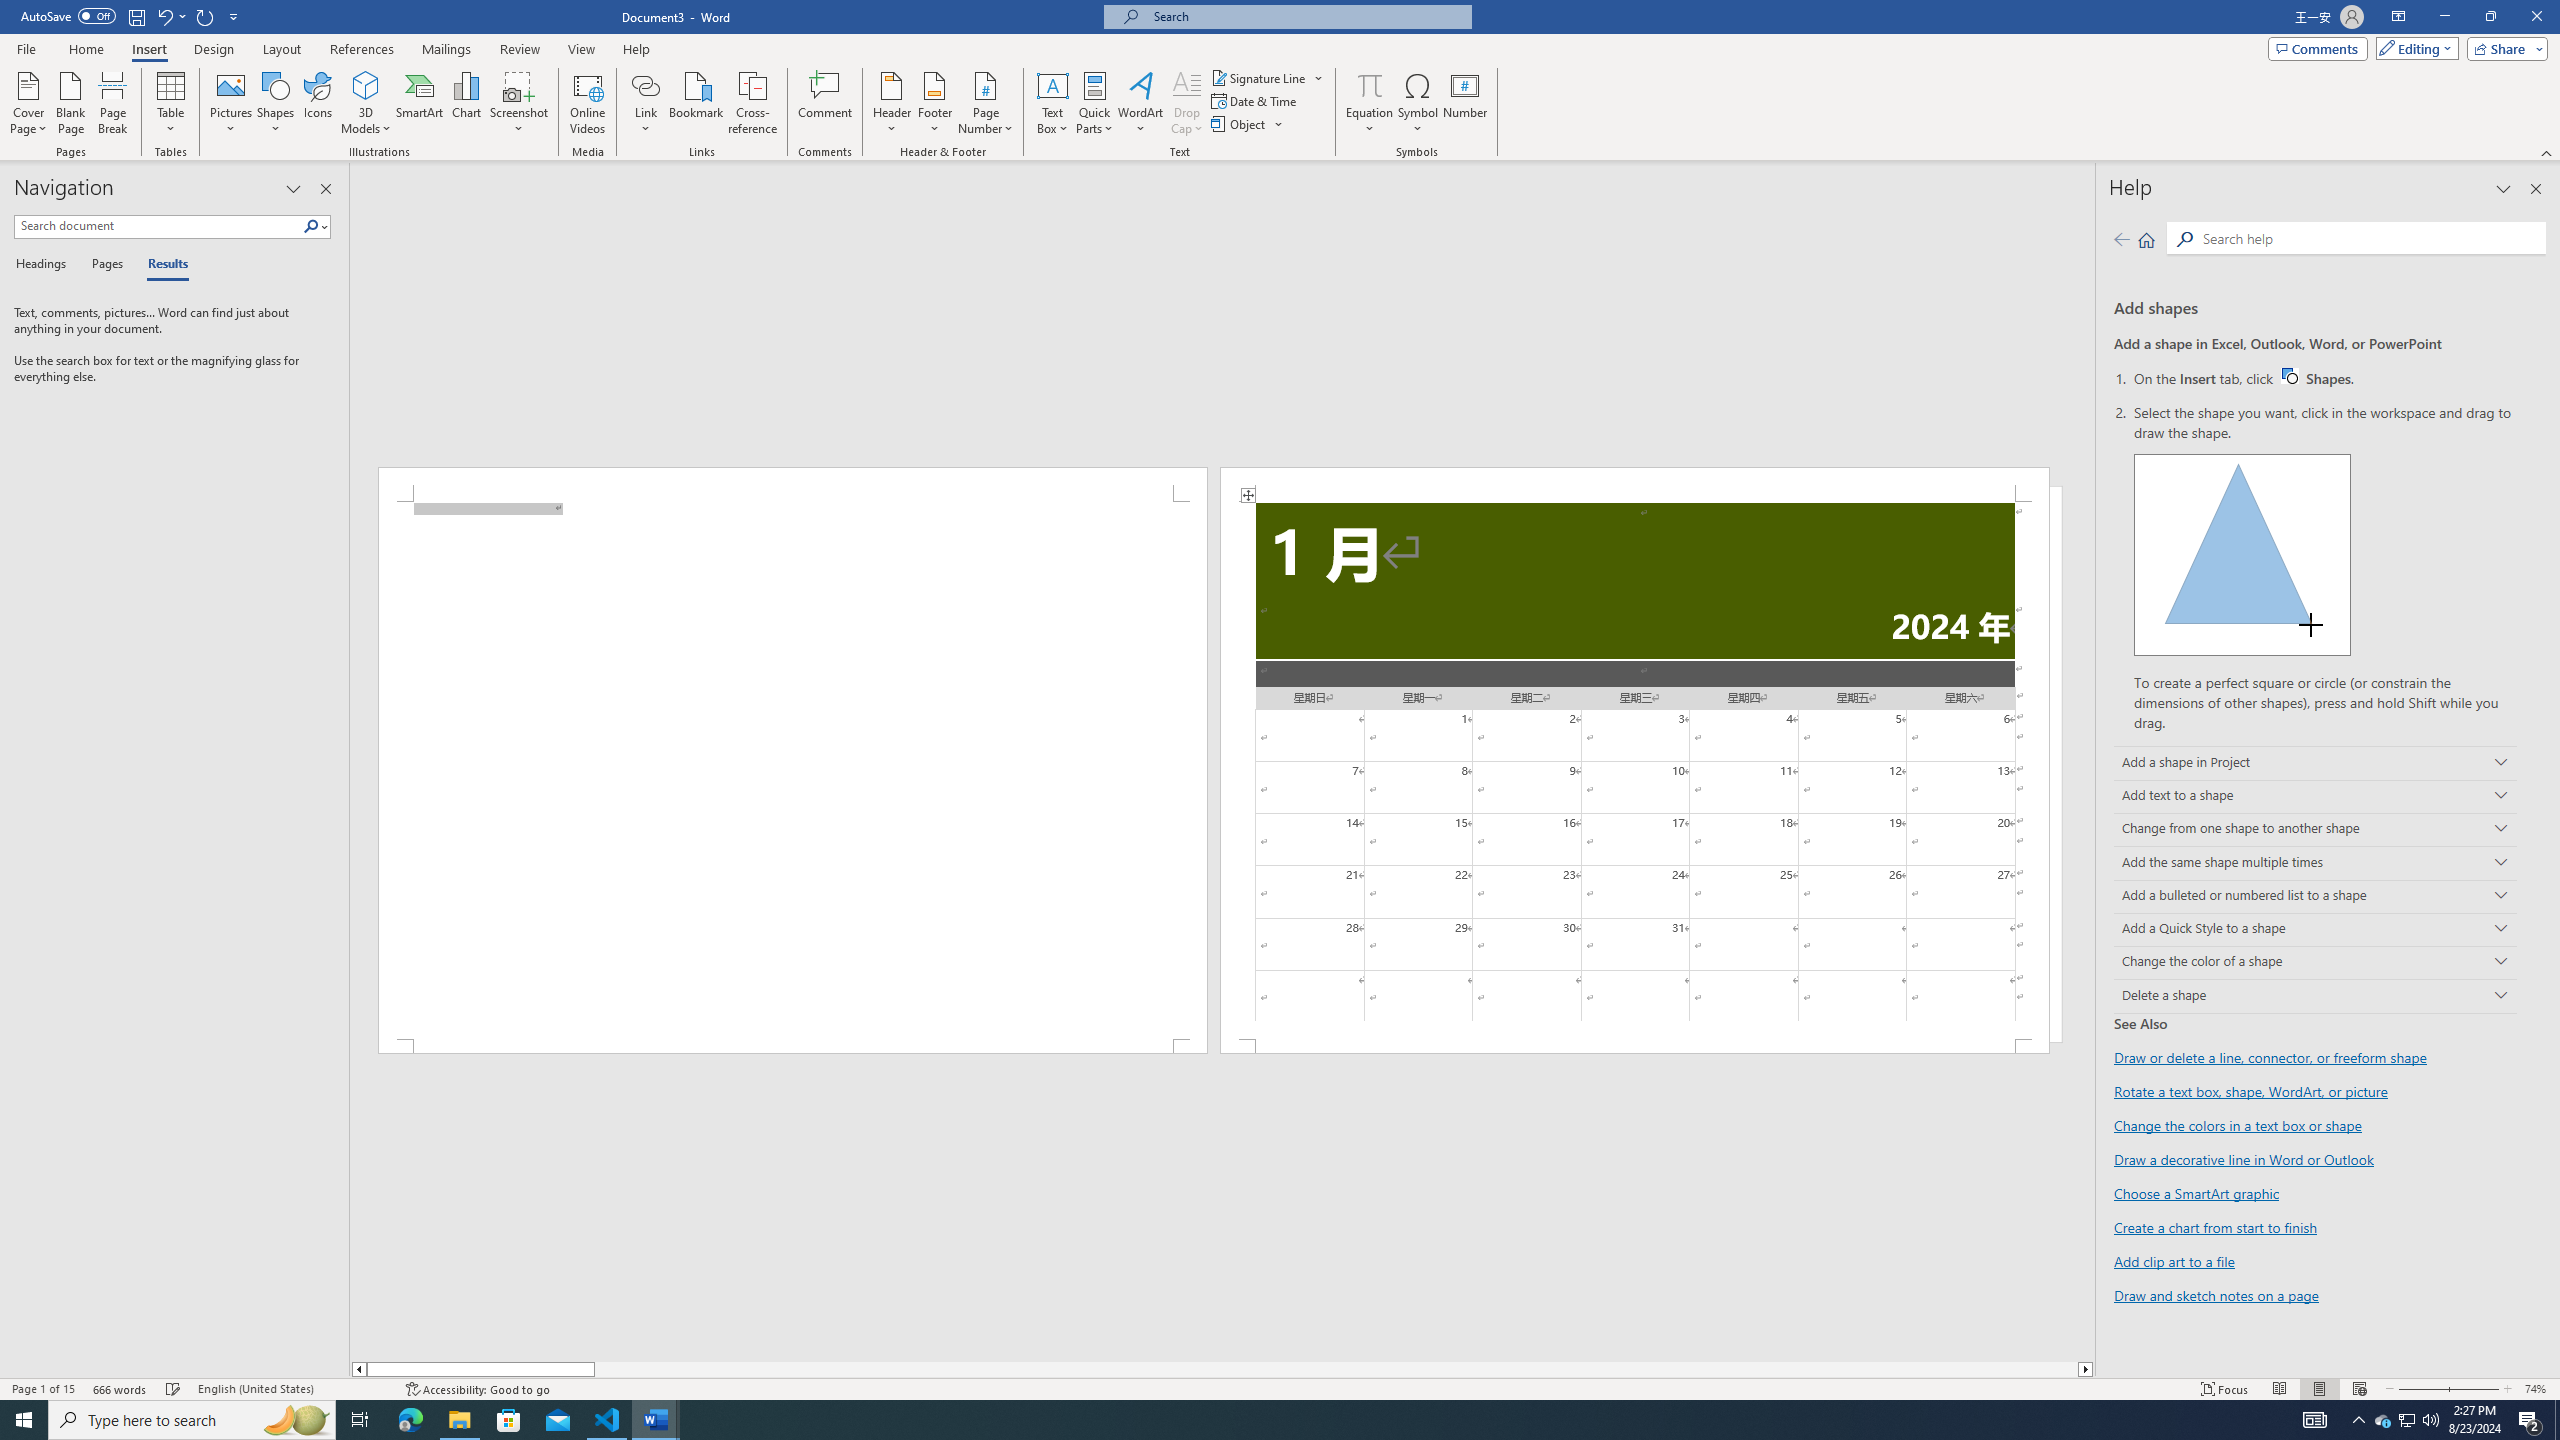 This screenshot has width=2560, height=1440. Describe the element at coordinates (2270, 1057) in the screenshot. I see `'Draw or delete a line, connector, or freeform shape'` at that location.